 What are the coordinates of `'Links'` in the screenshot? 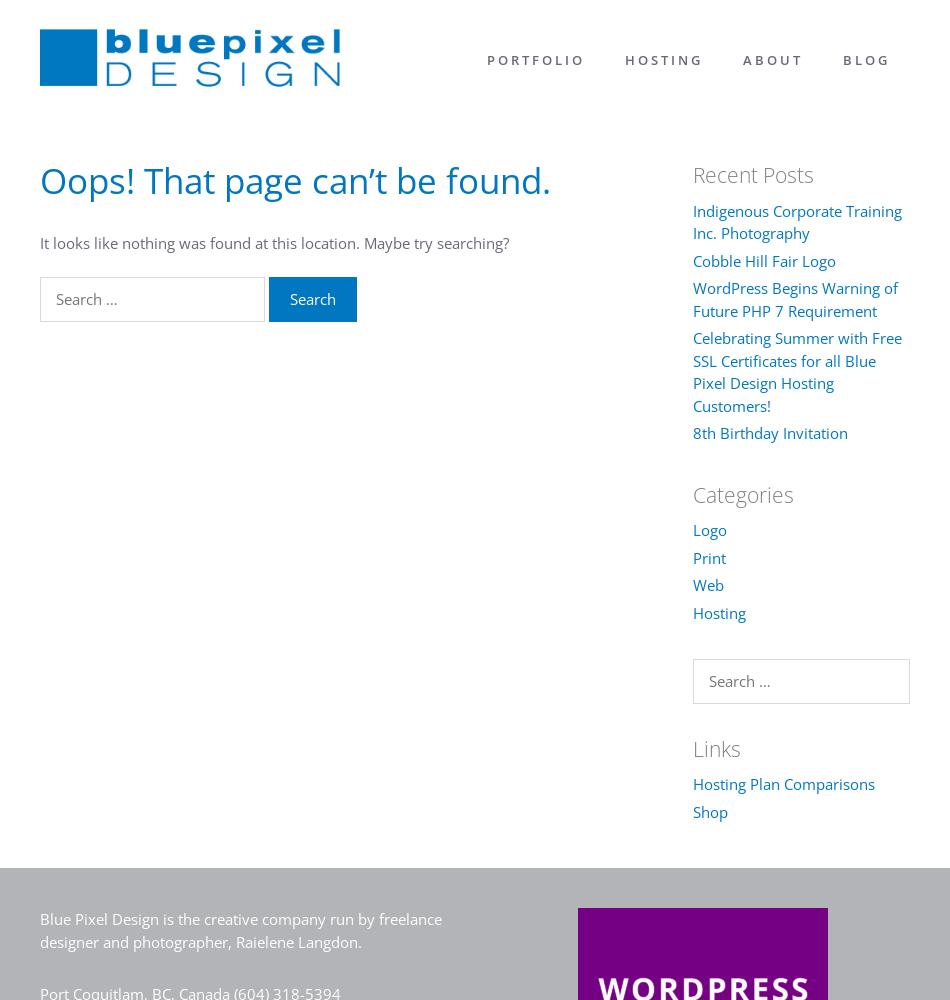 It's located at (691, 747).